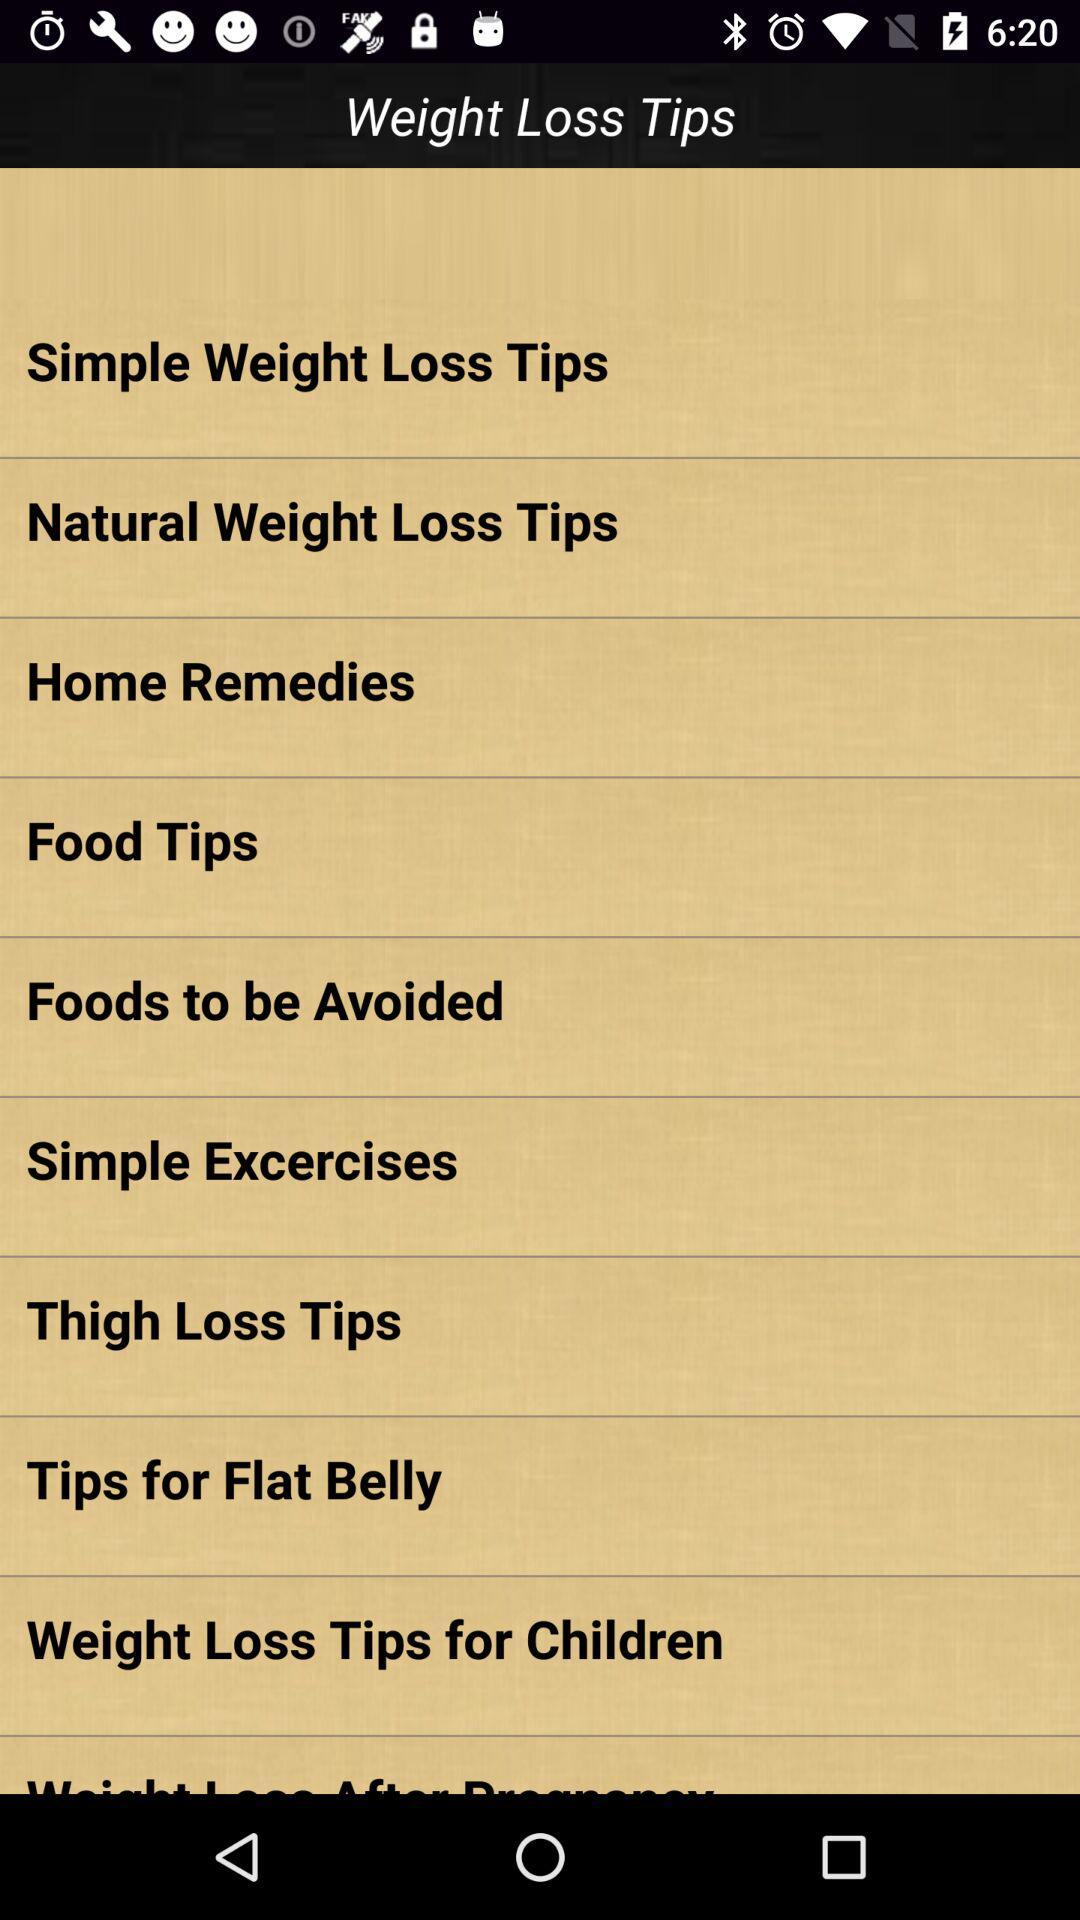 This screenshot has height=1920, width=1080. What do you see at coordinates (540, 839) in the screenshot?
I see `the food tips` at bounding box center [540, 839].